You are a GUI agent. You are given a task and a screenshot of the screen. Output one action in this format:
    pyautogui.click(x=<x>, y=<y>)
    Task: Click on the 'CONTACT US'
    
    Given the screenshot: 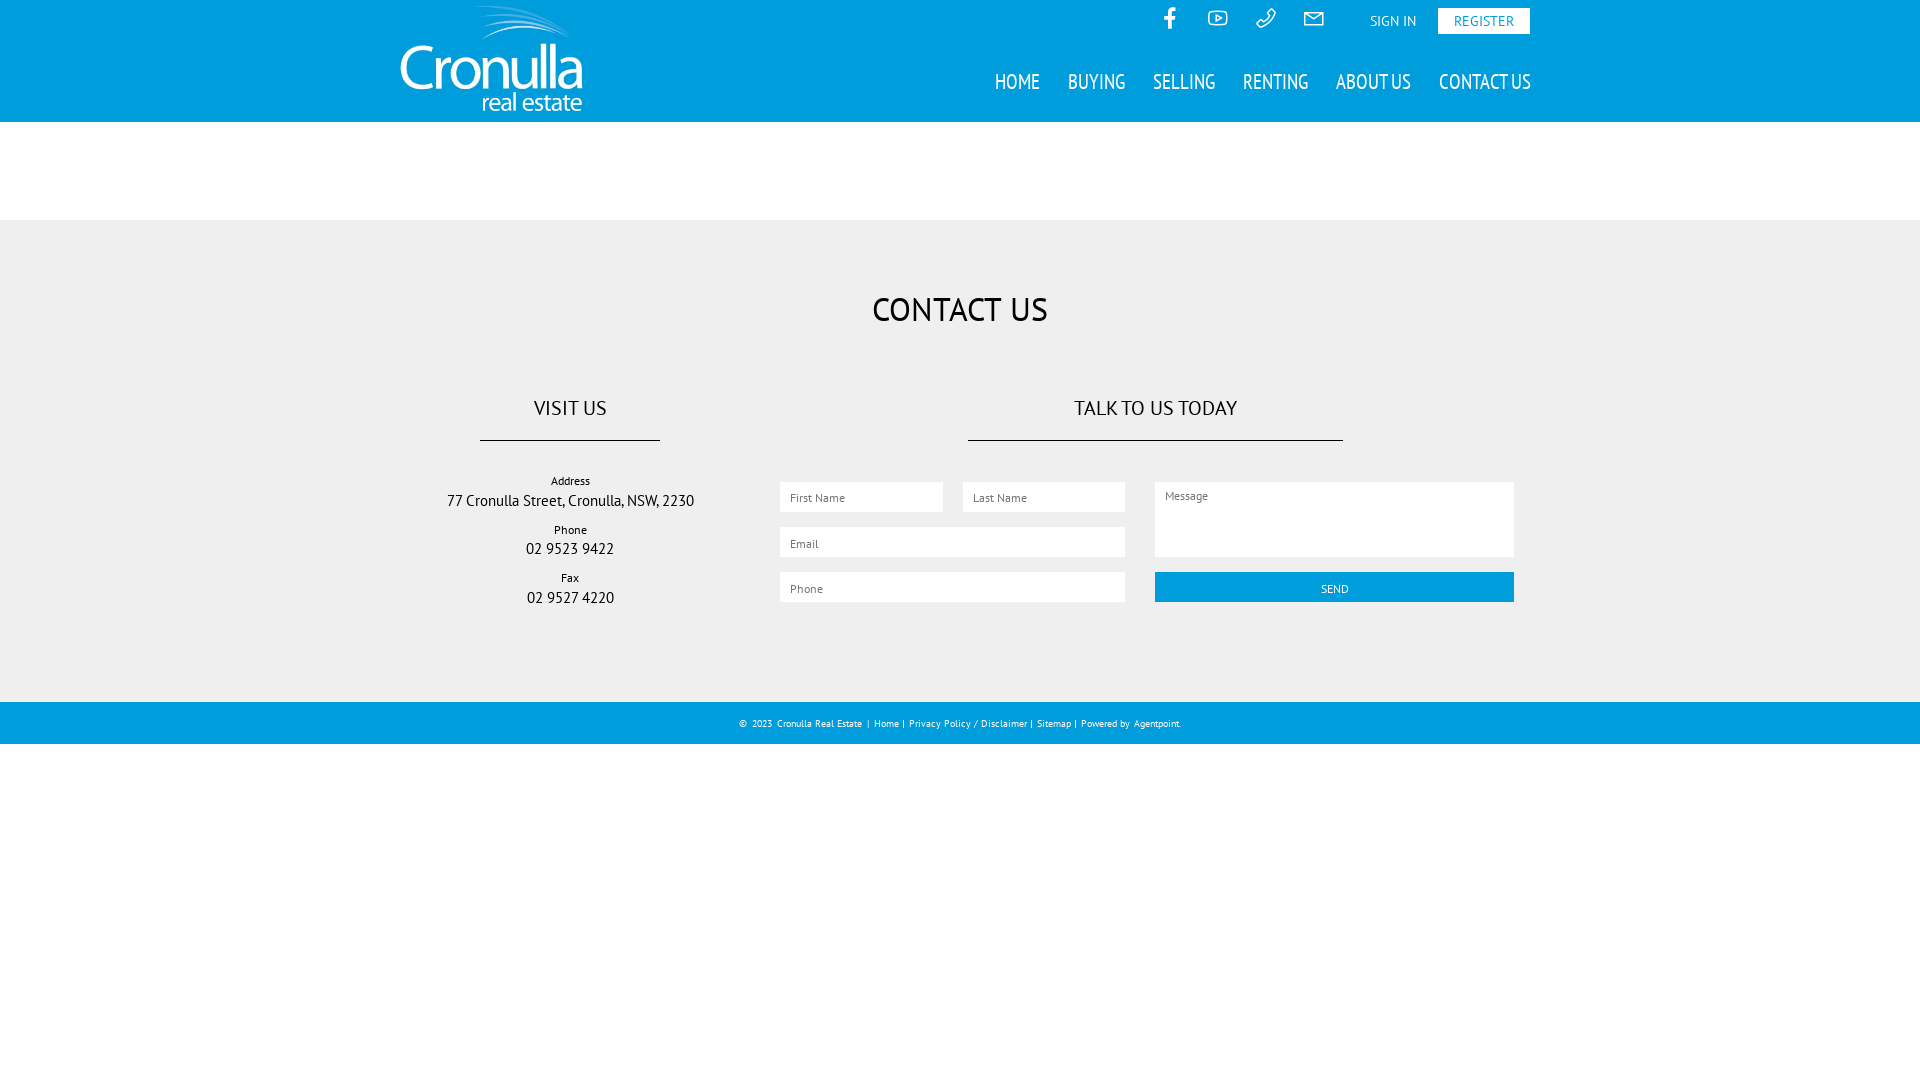 What is the action you would take?
    pyautogui.click(x=1484, y=80)
    